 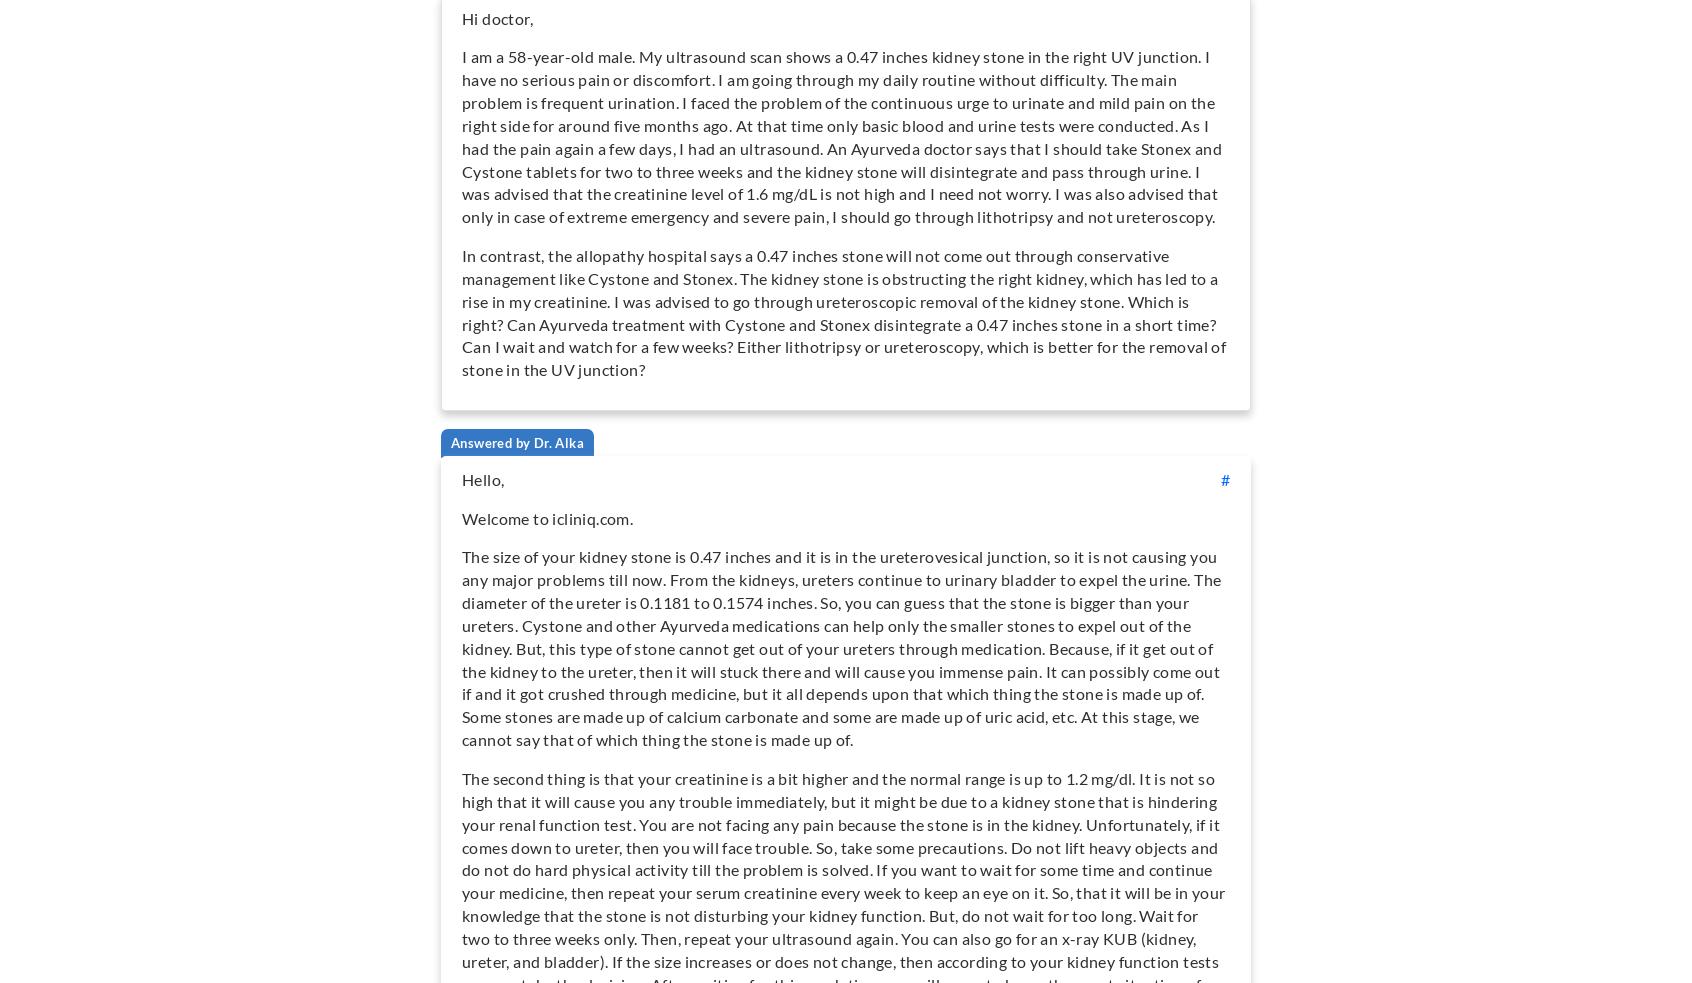 I want to click on 'Contact', so click(x=604, y=197).